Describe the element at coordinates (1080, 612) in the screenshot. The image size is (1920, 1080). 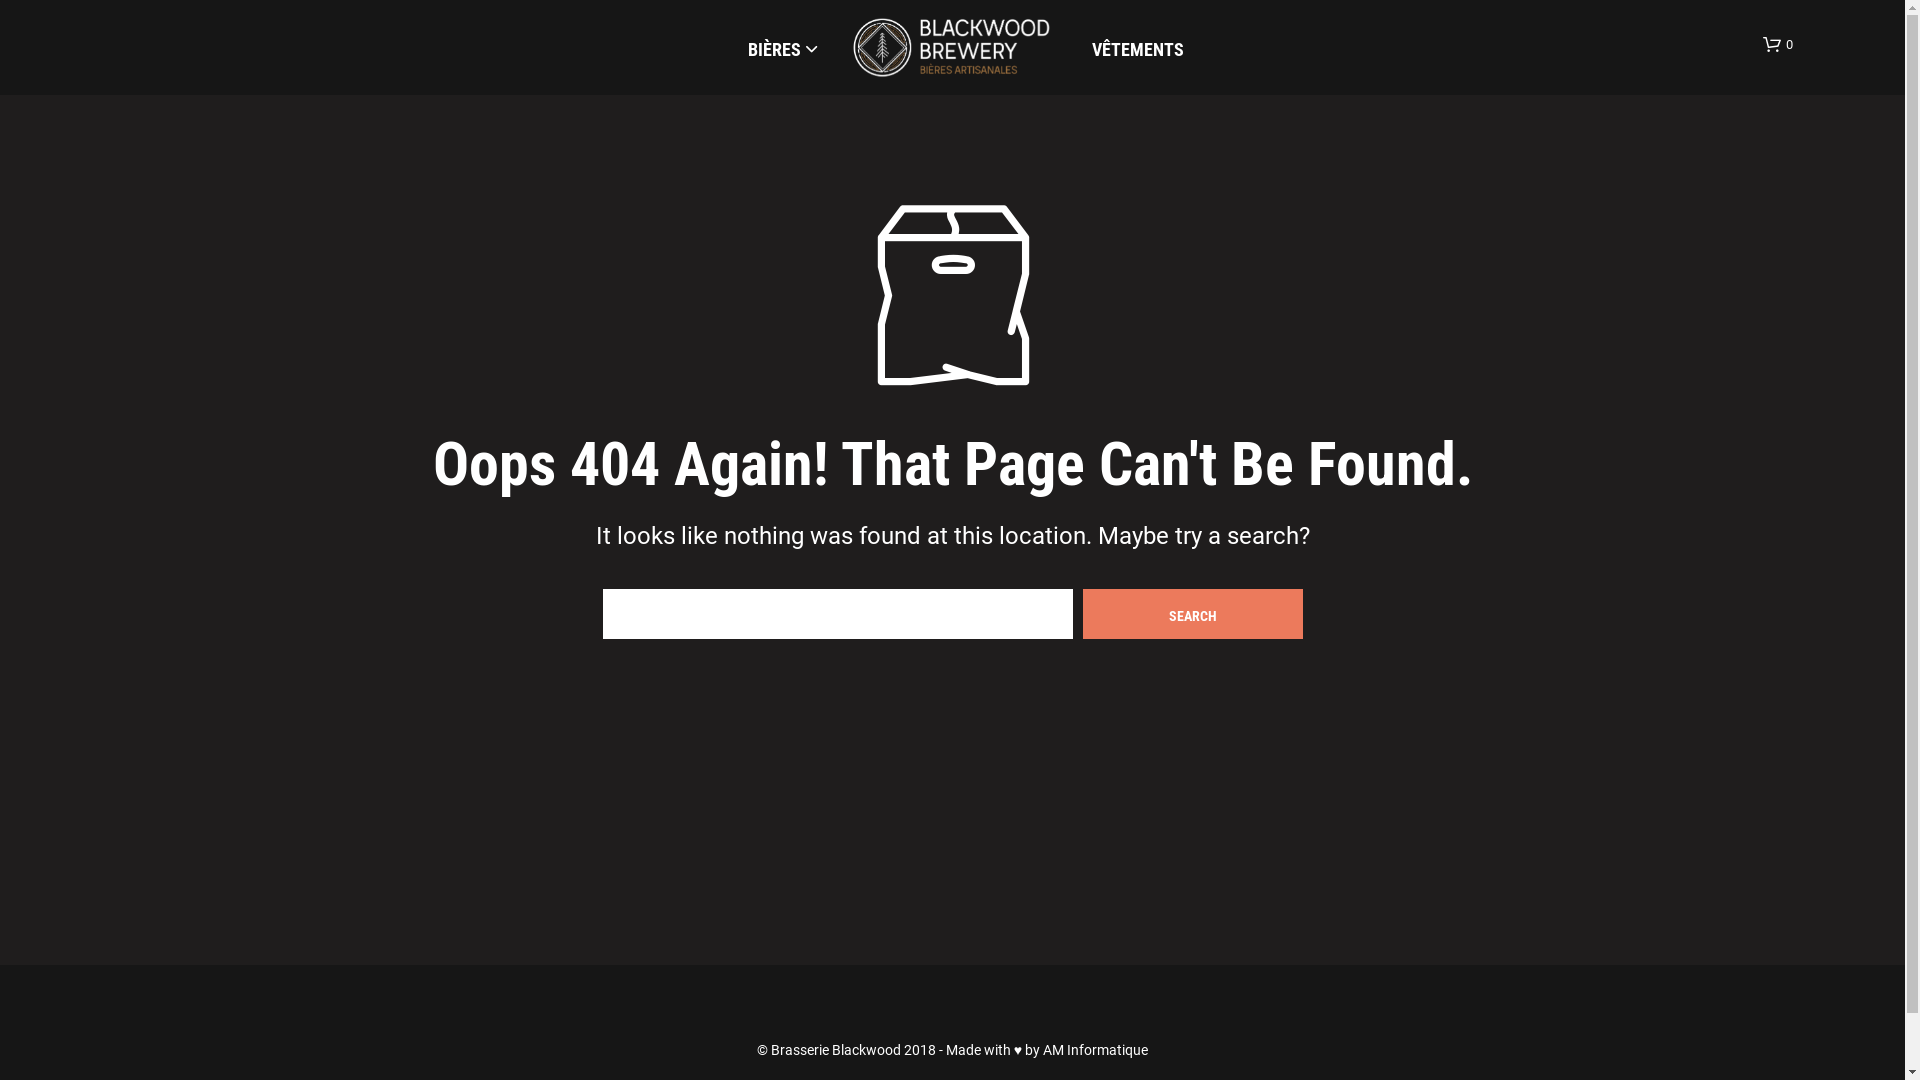
I see `'Search'` at that location.